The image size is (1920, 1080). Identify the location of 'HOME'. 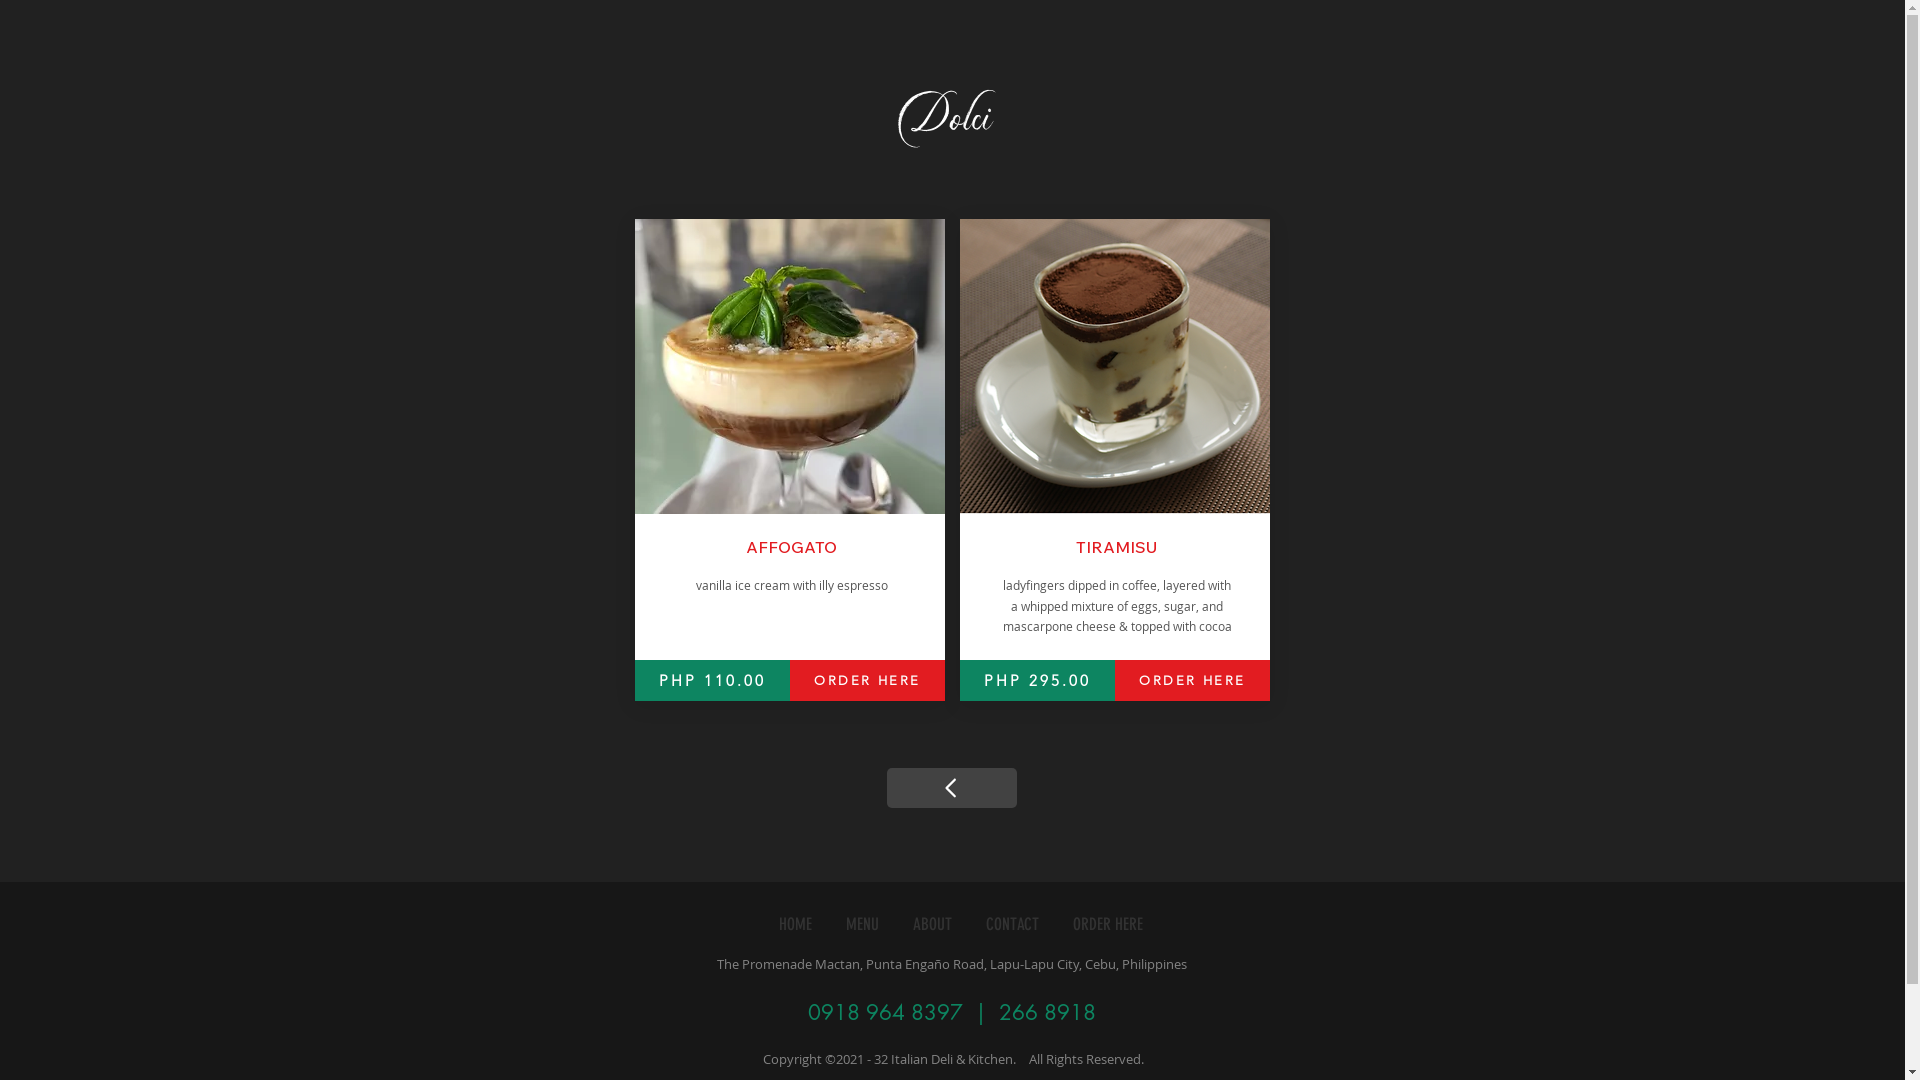
(794, 924).